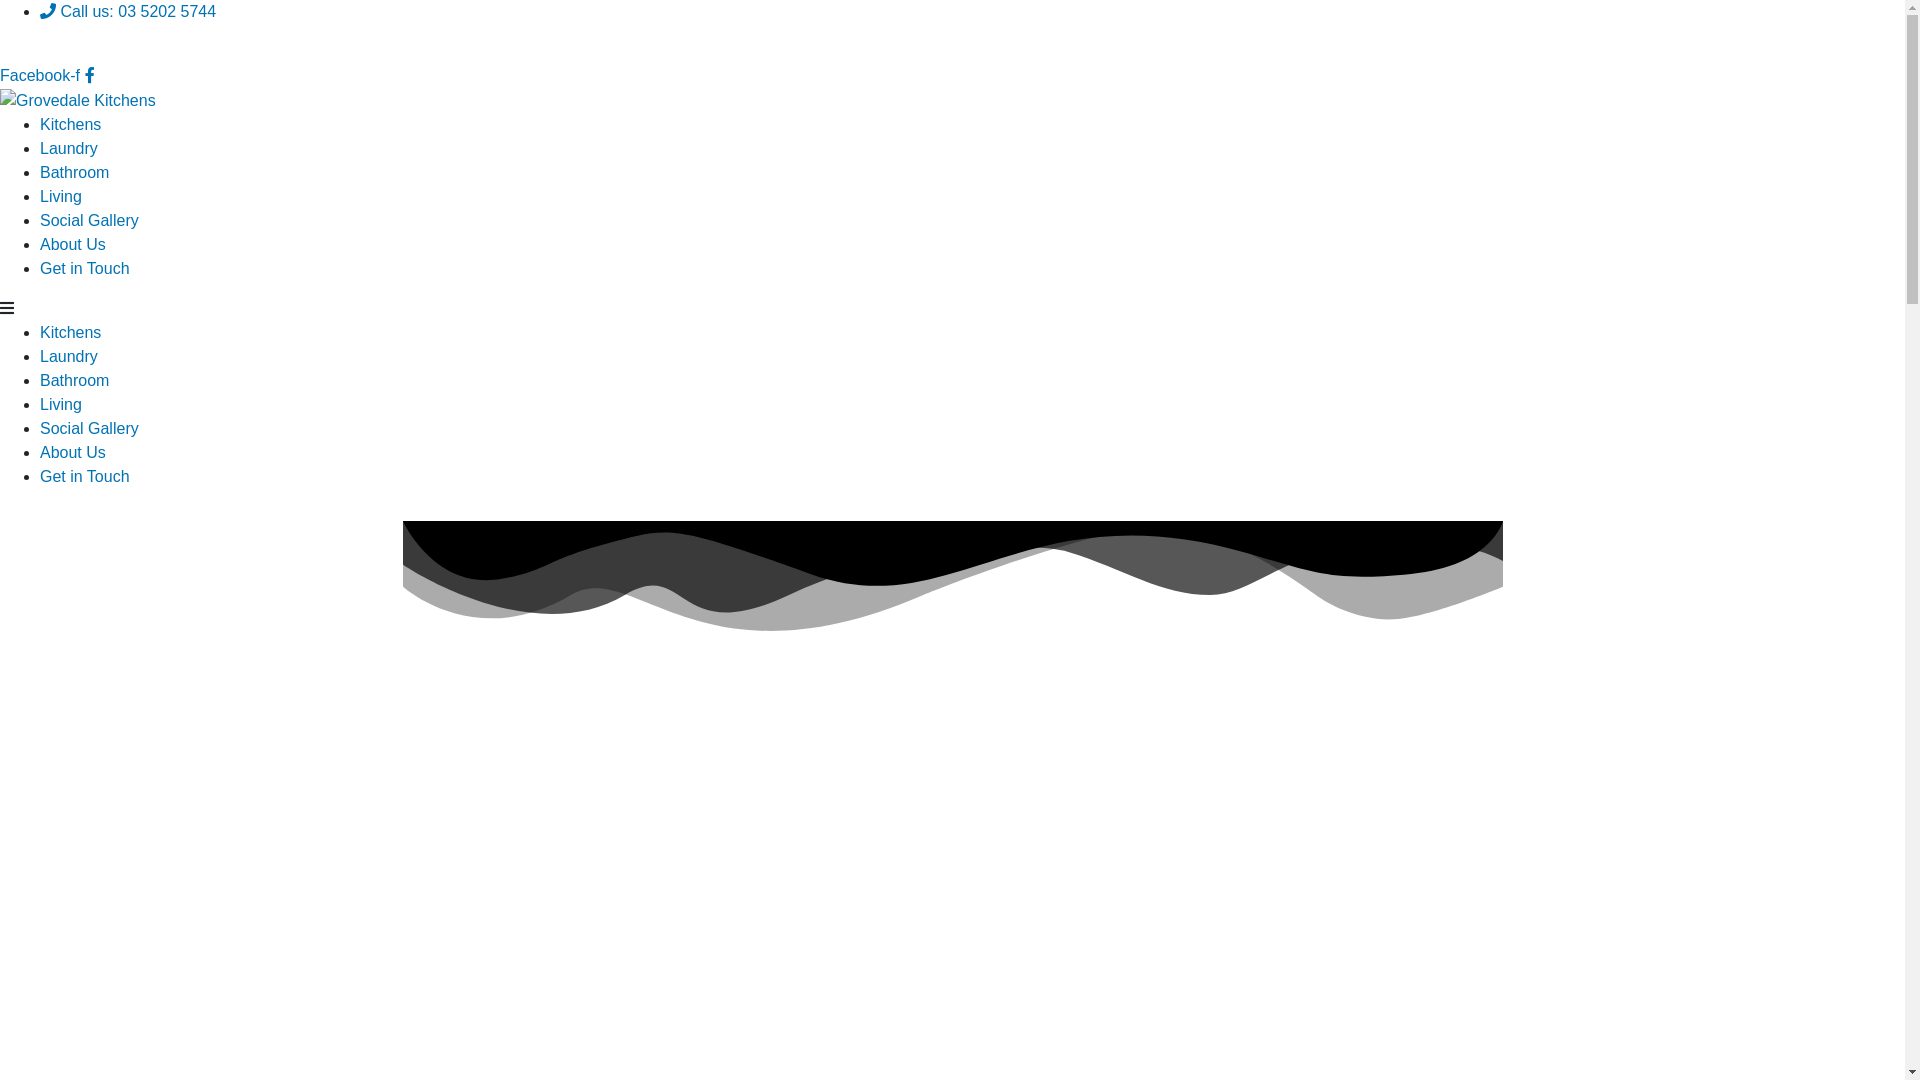  I want to click on 'Living', so click(61, 196).